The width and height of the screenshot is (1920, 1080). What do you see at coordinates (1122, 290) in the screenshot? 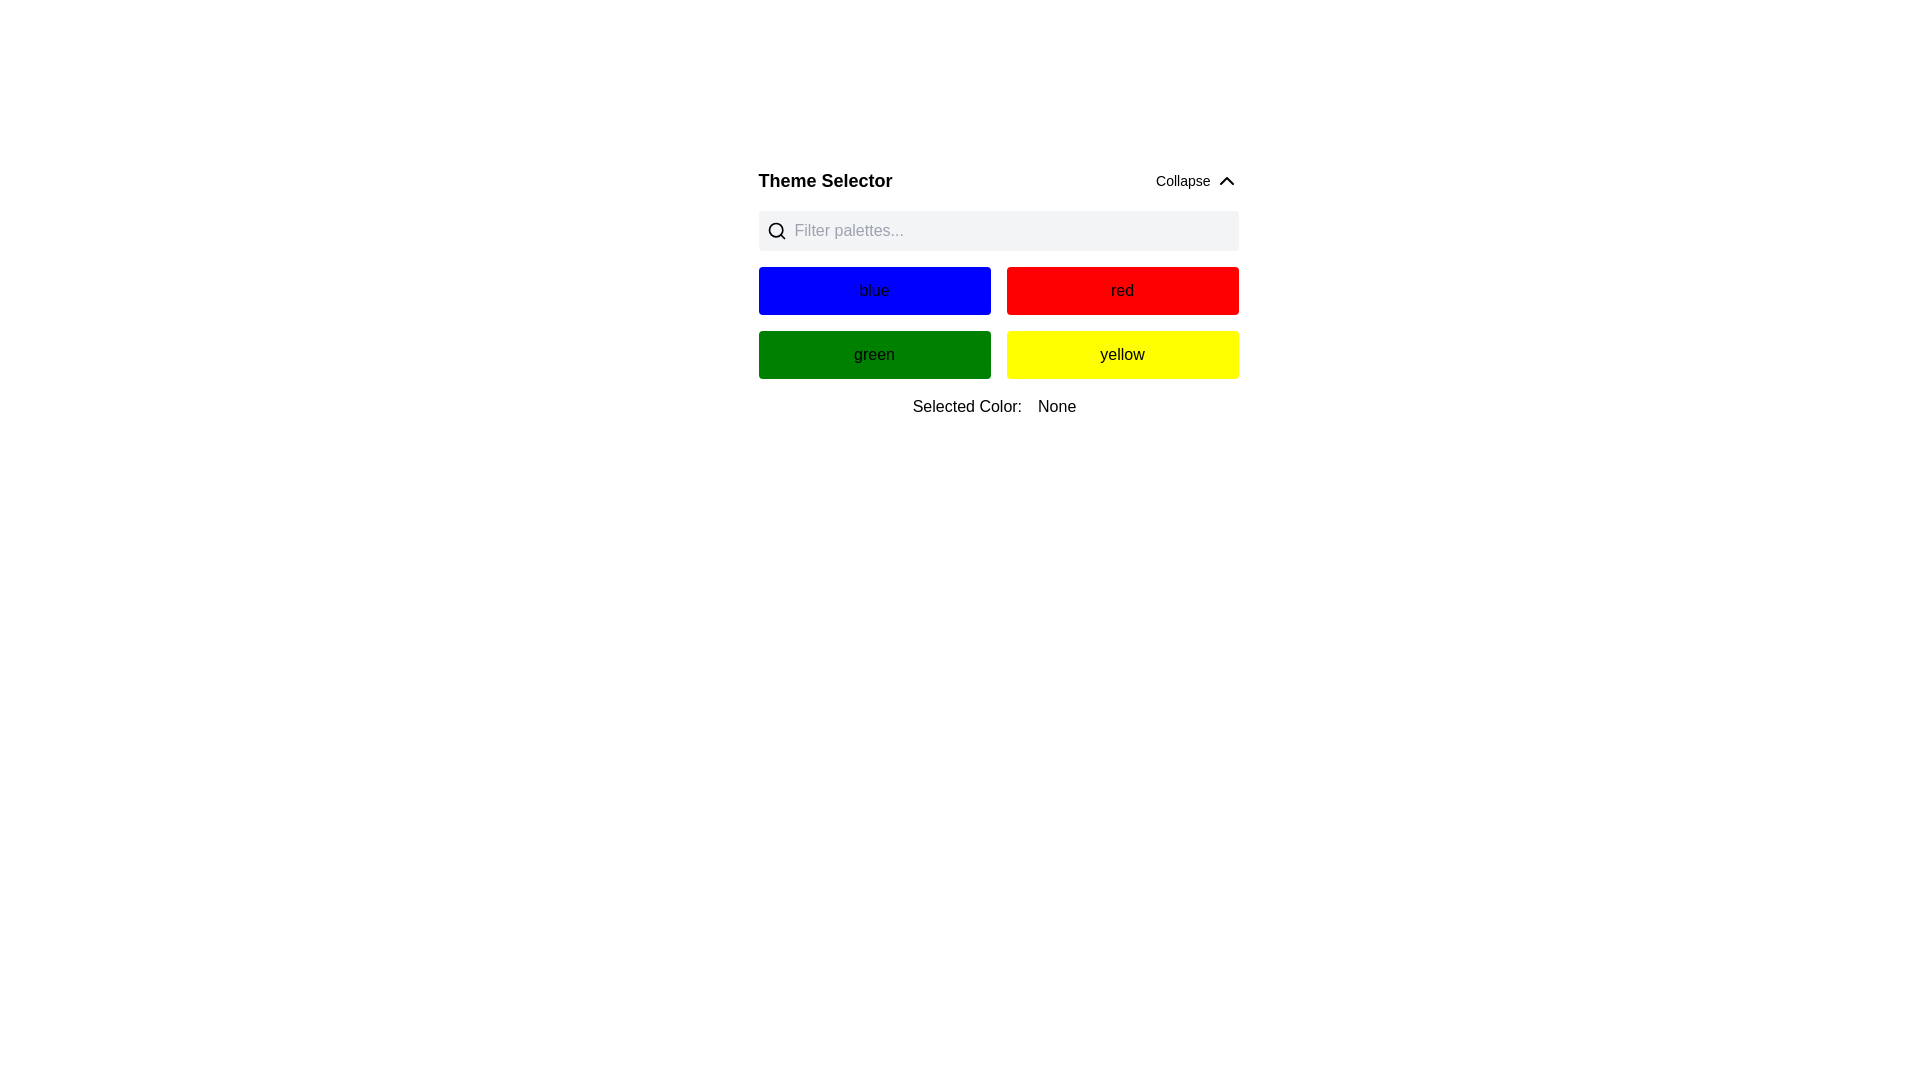
I see `the rectangular button with a red background and the text 'red' in black, located in the top-right of the grid layout` at bounding box center [1122, 290].